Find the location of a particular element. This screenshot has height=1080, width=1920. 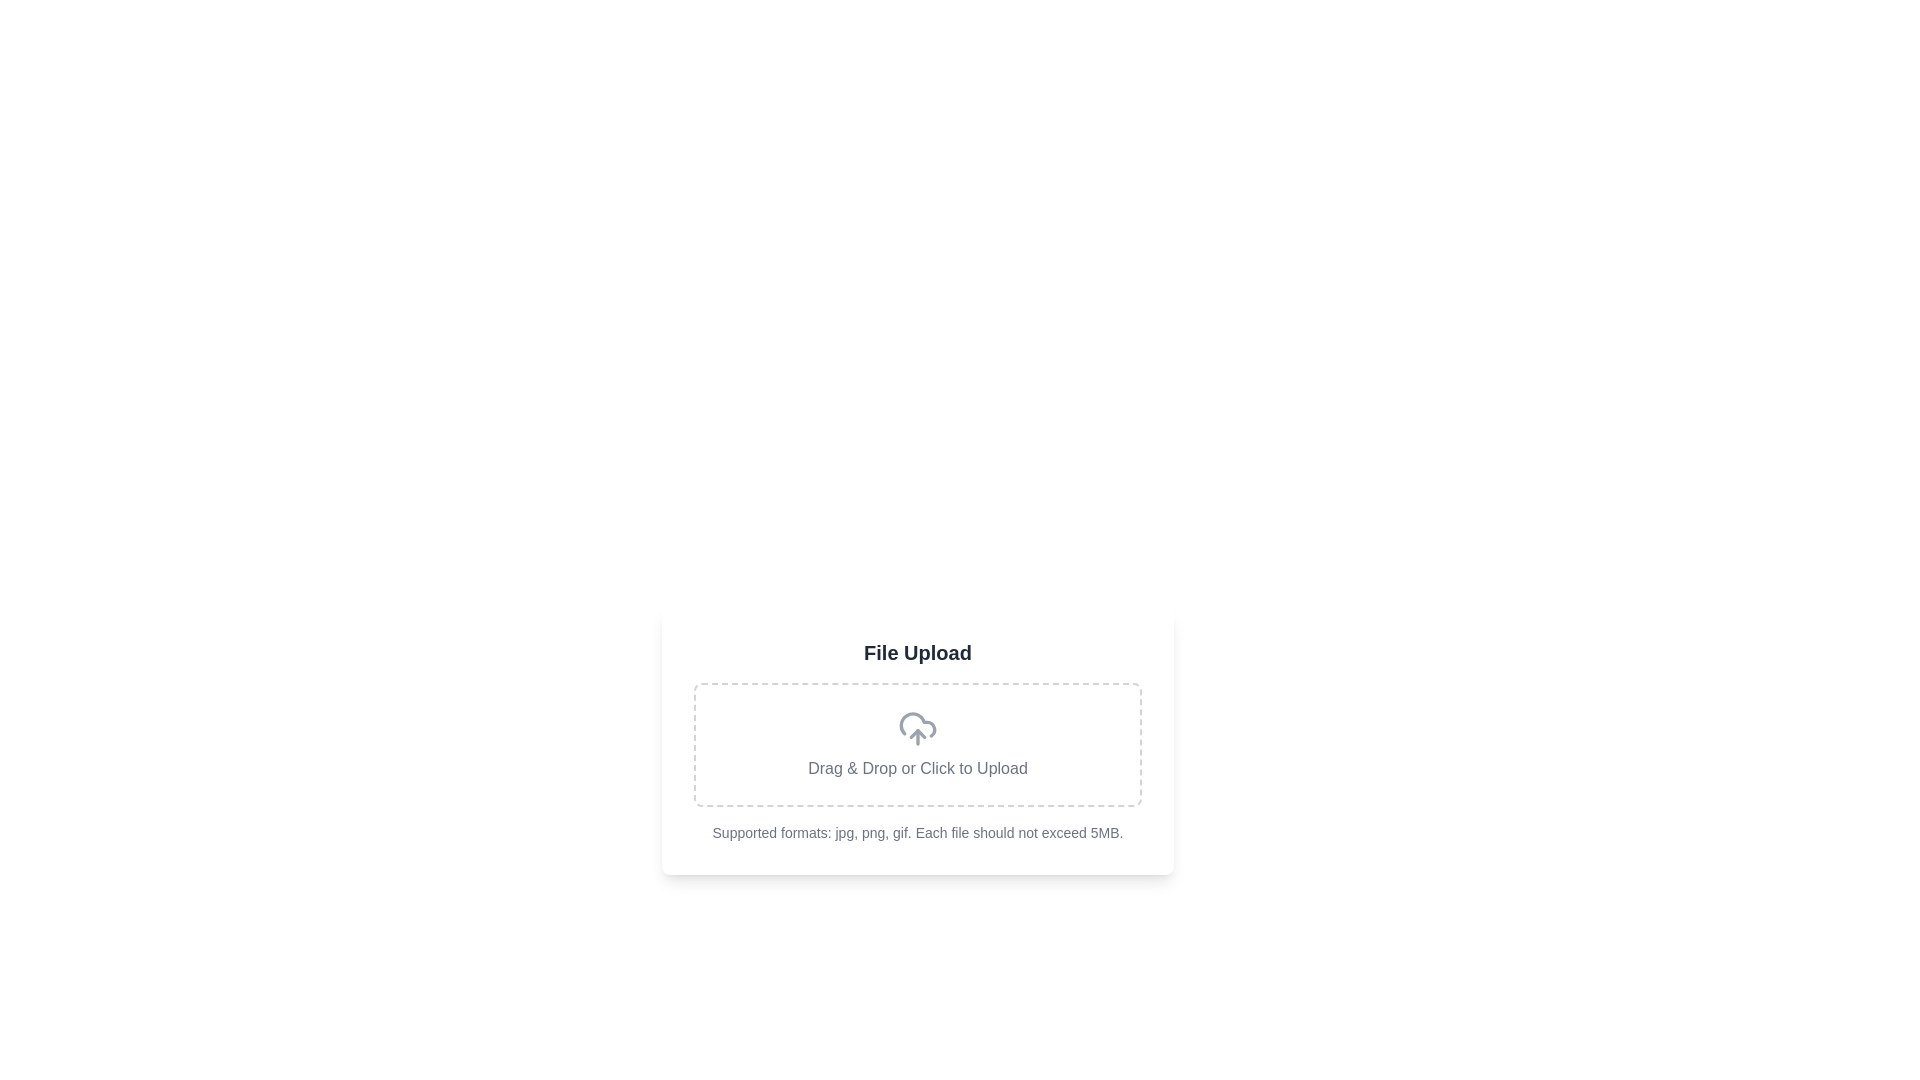

and drop files into the upload area of the File Upload interface component, which is visually characterized by a white background, rounded corners, and a dashed box indicating where is located at coordinates (916, 740).